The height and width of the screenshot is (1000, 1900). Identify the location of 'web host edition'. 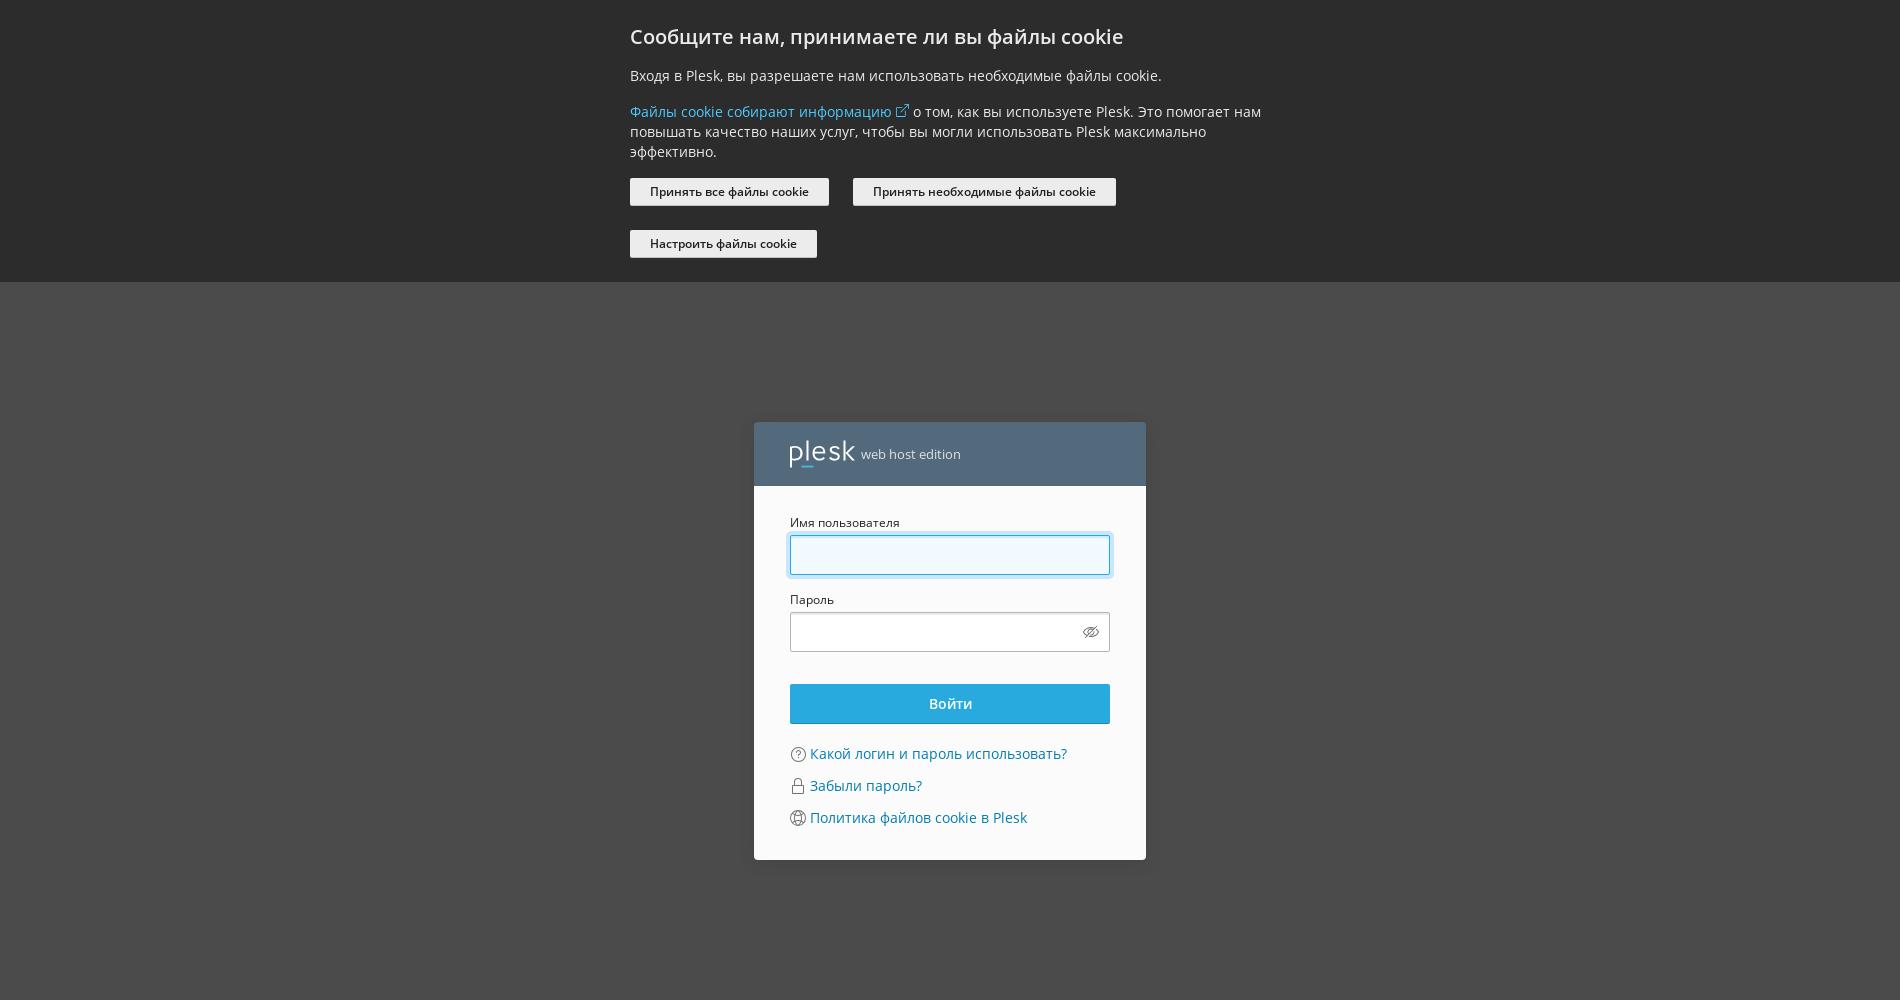
(860, 452).